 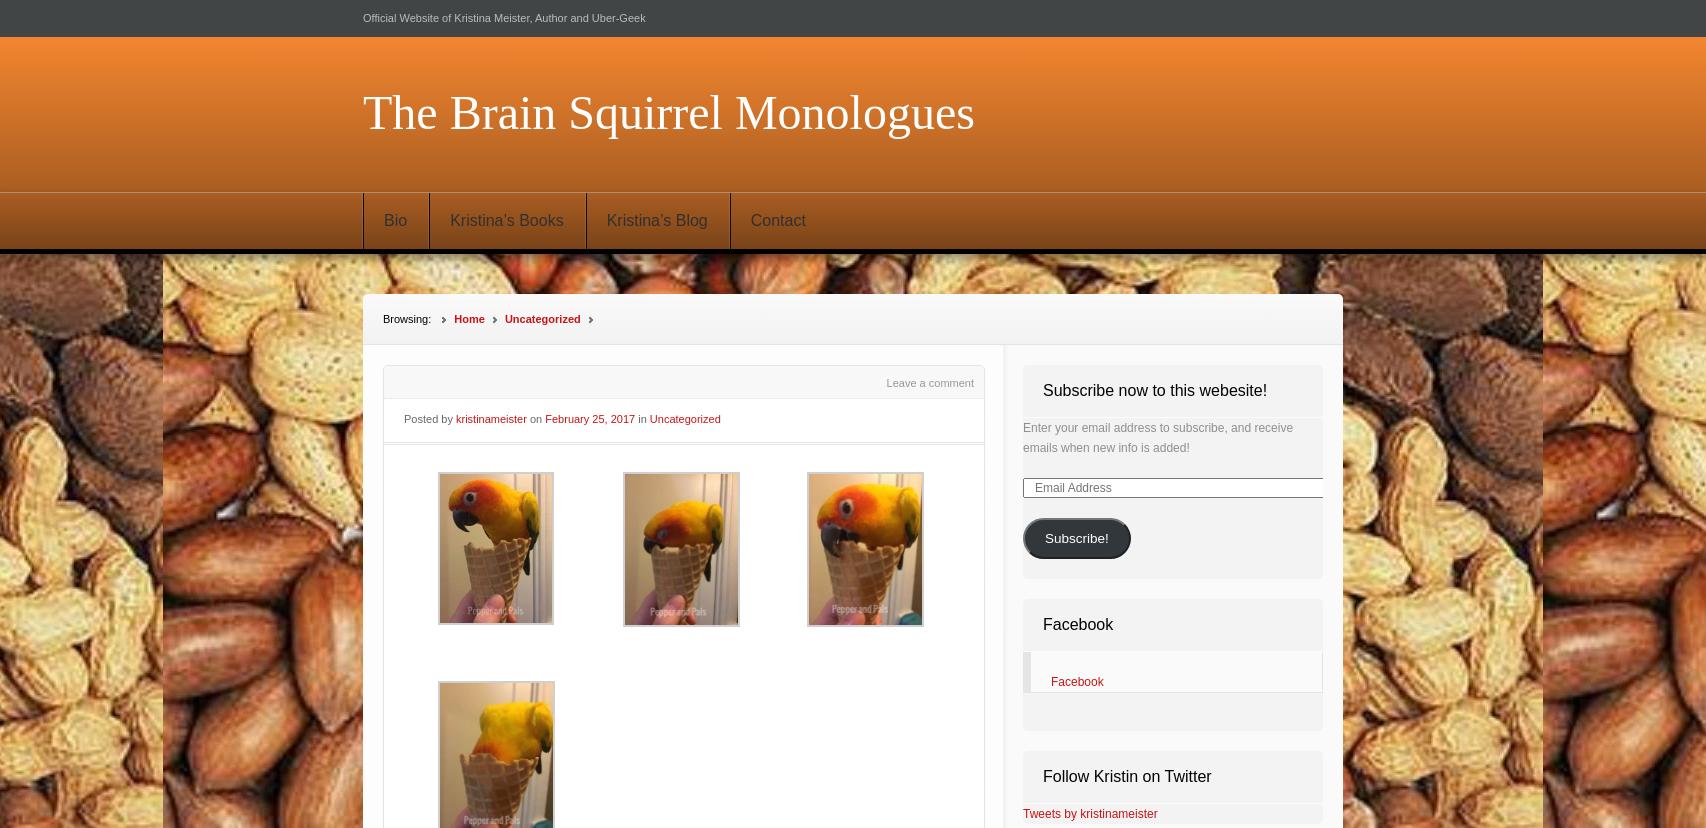 I want to click on 'Uncategorized', so click(x=683, y=418).